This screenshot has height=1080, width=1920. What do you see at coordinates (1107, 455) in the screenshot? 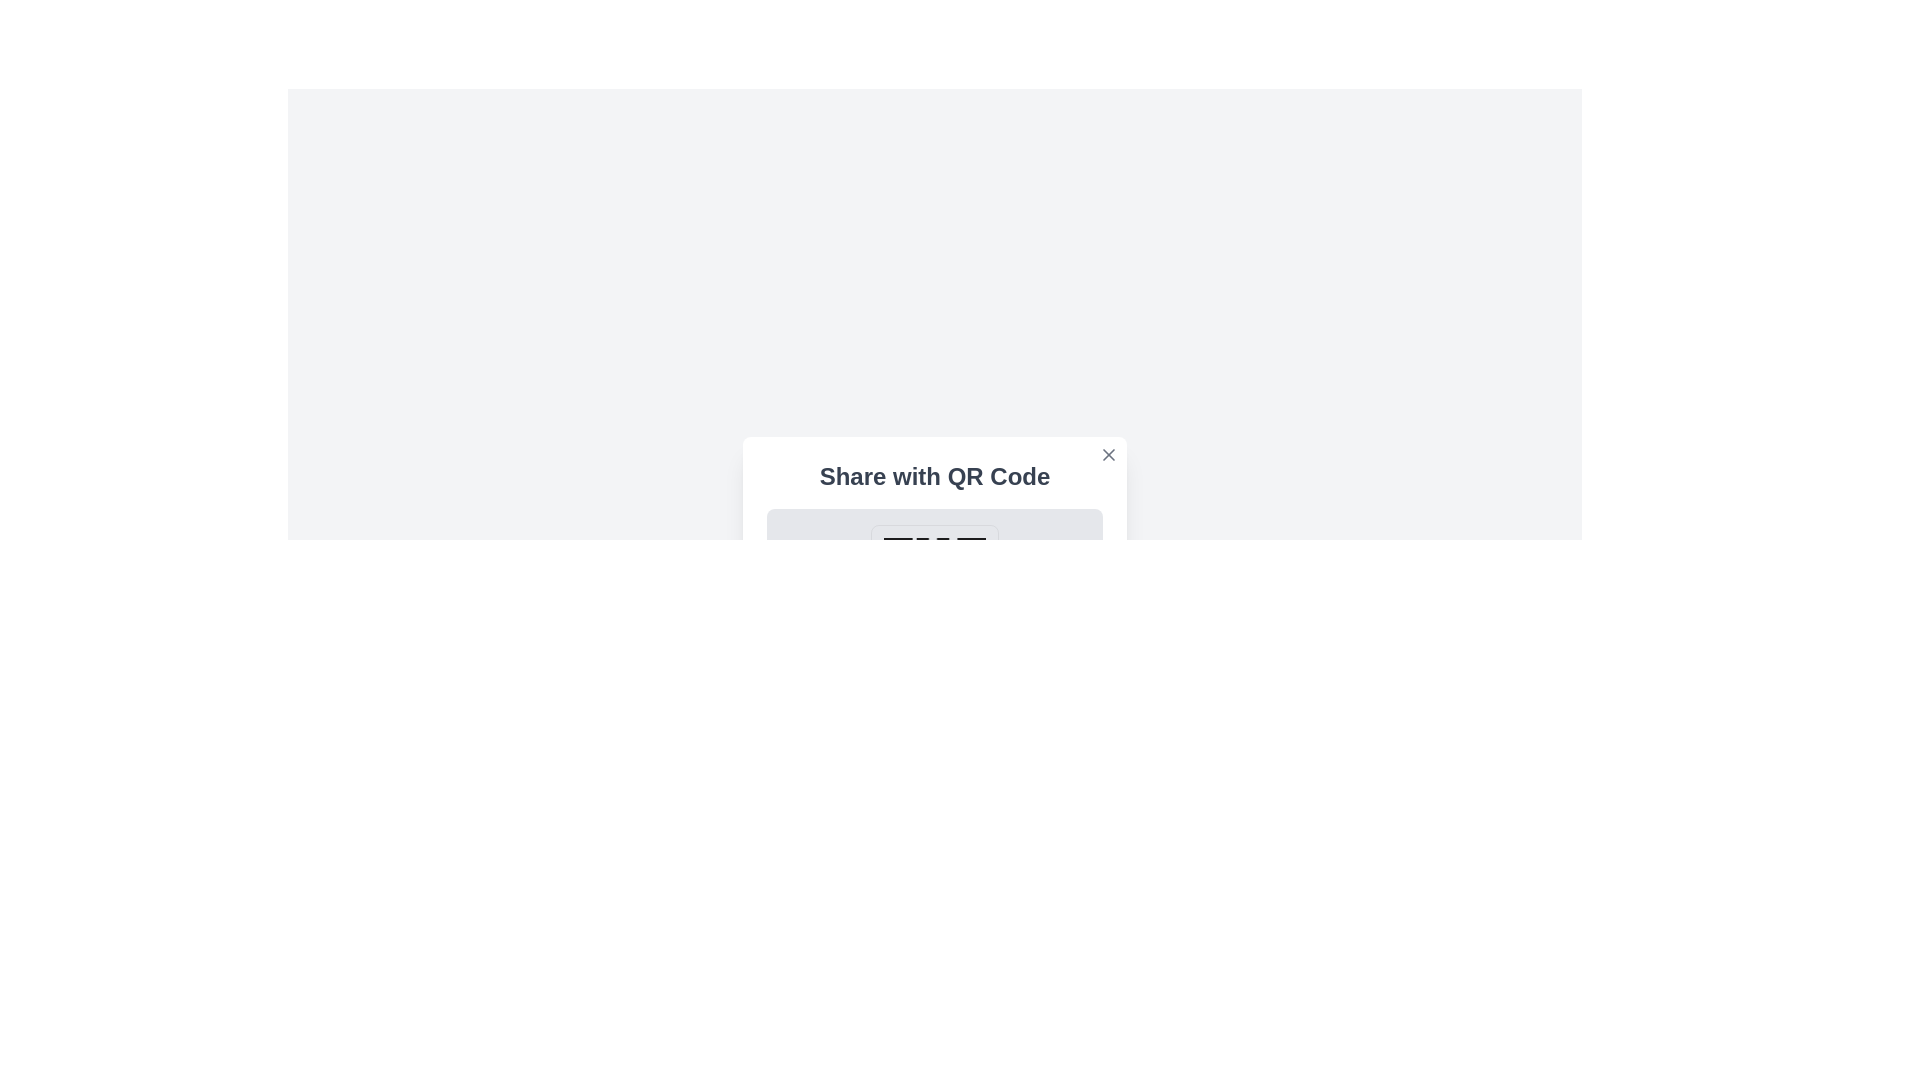
I see `the Close button in the modal window labeled 'Share with QR Code' to change its color` at bounding box center [1107, 455].